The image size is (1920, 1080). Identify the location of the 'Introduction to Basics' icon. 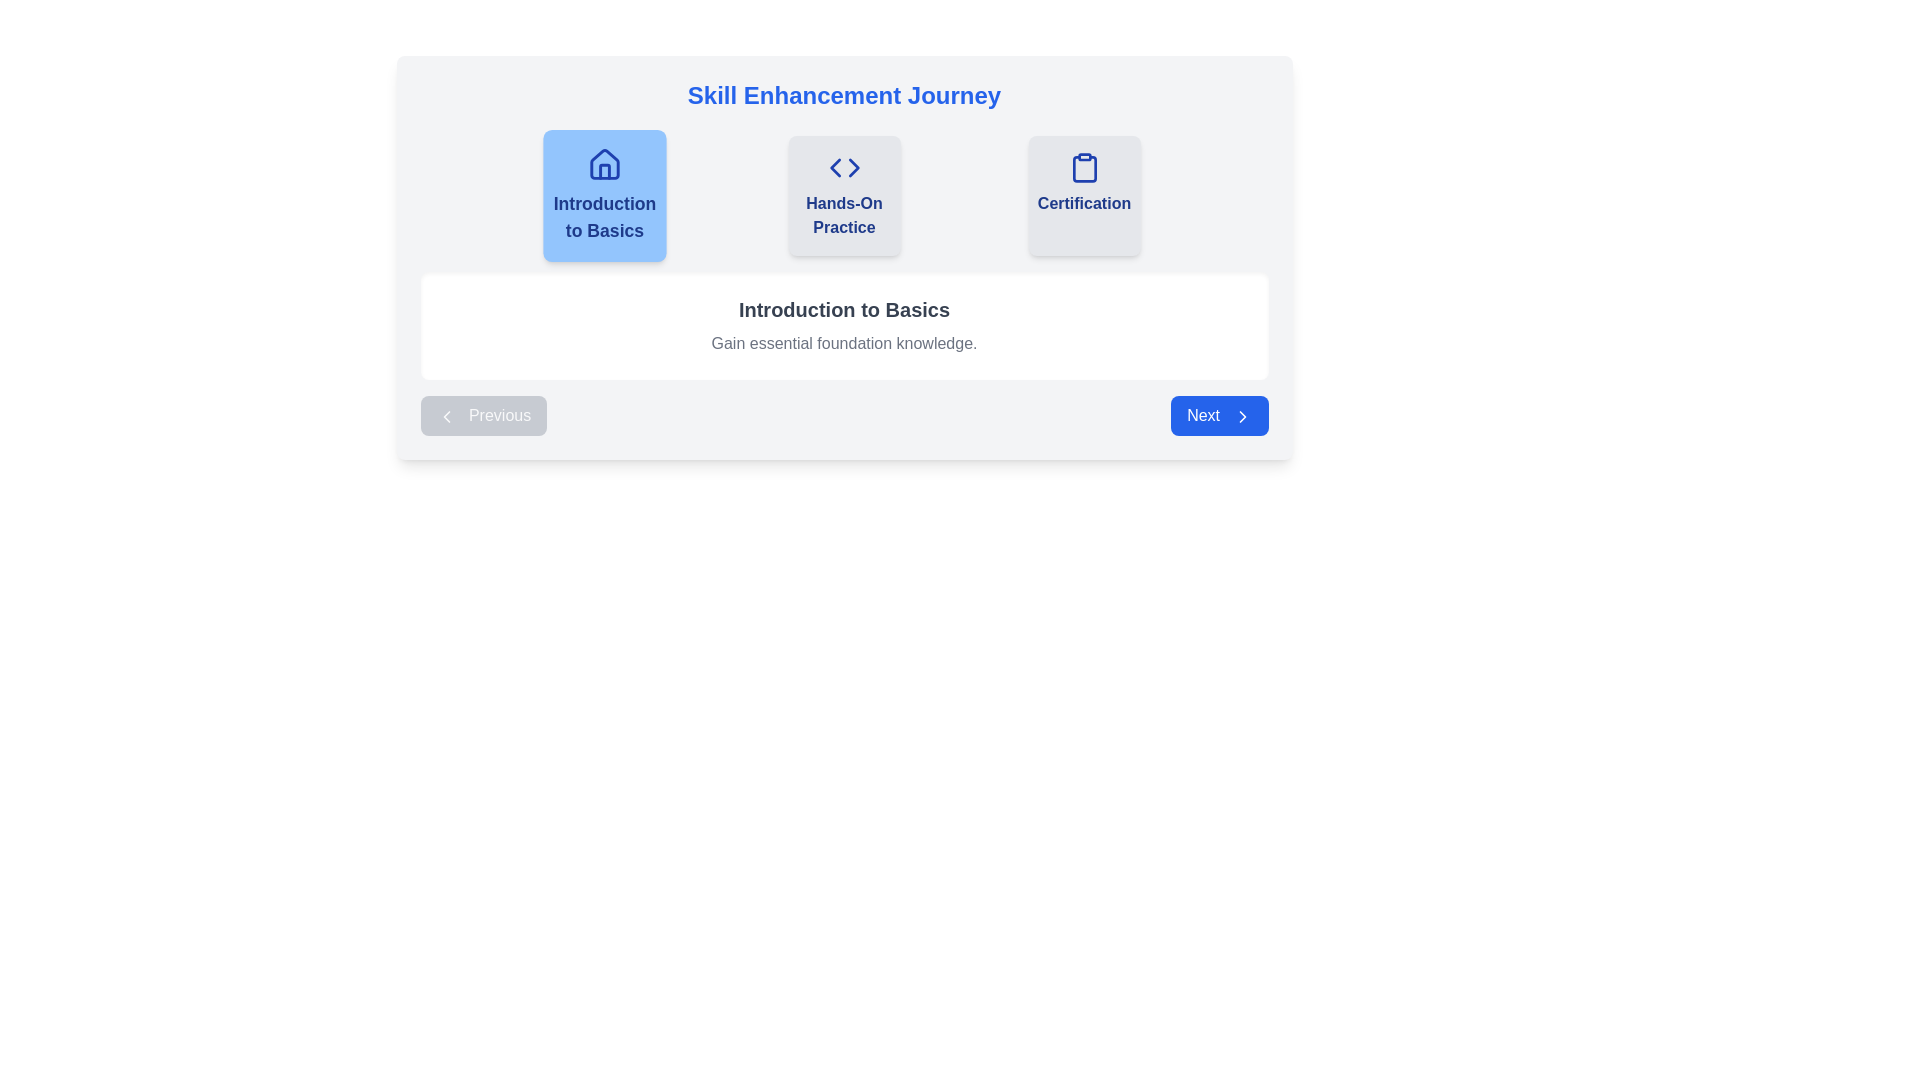
(603, 164).